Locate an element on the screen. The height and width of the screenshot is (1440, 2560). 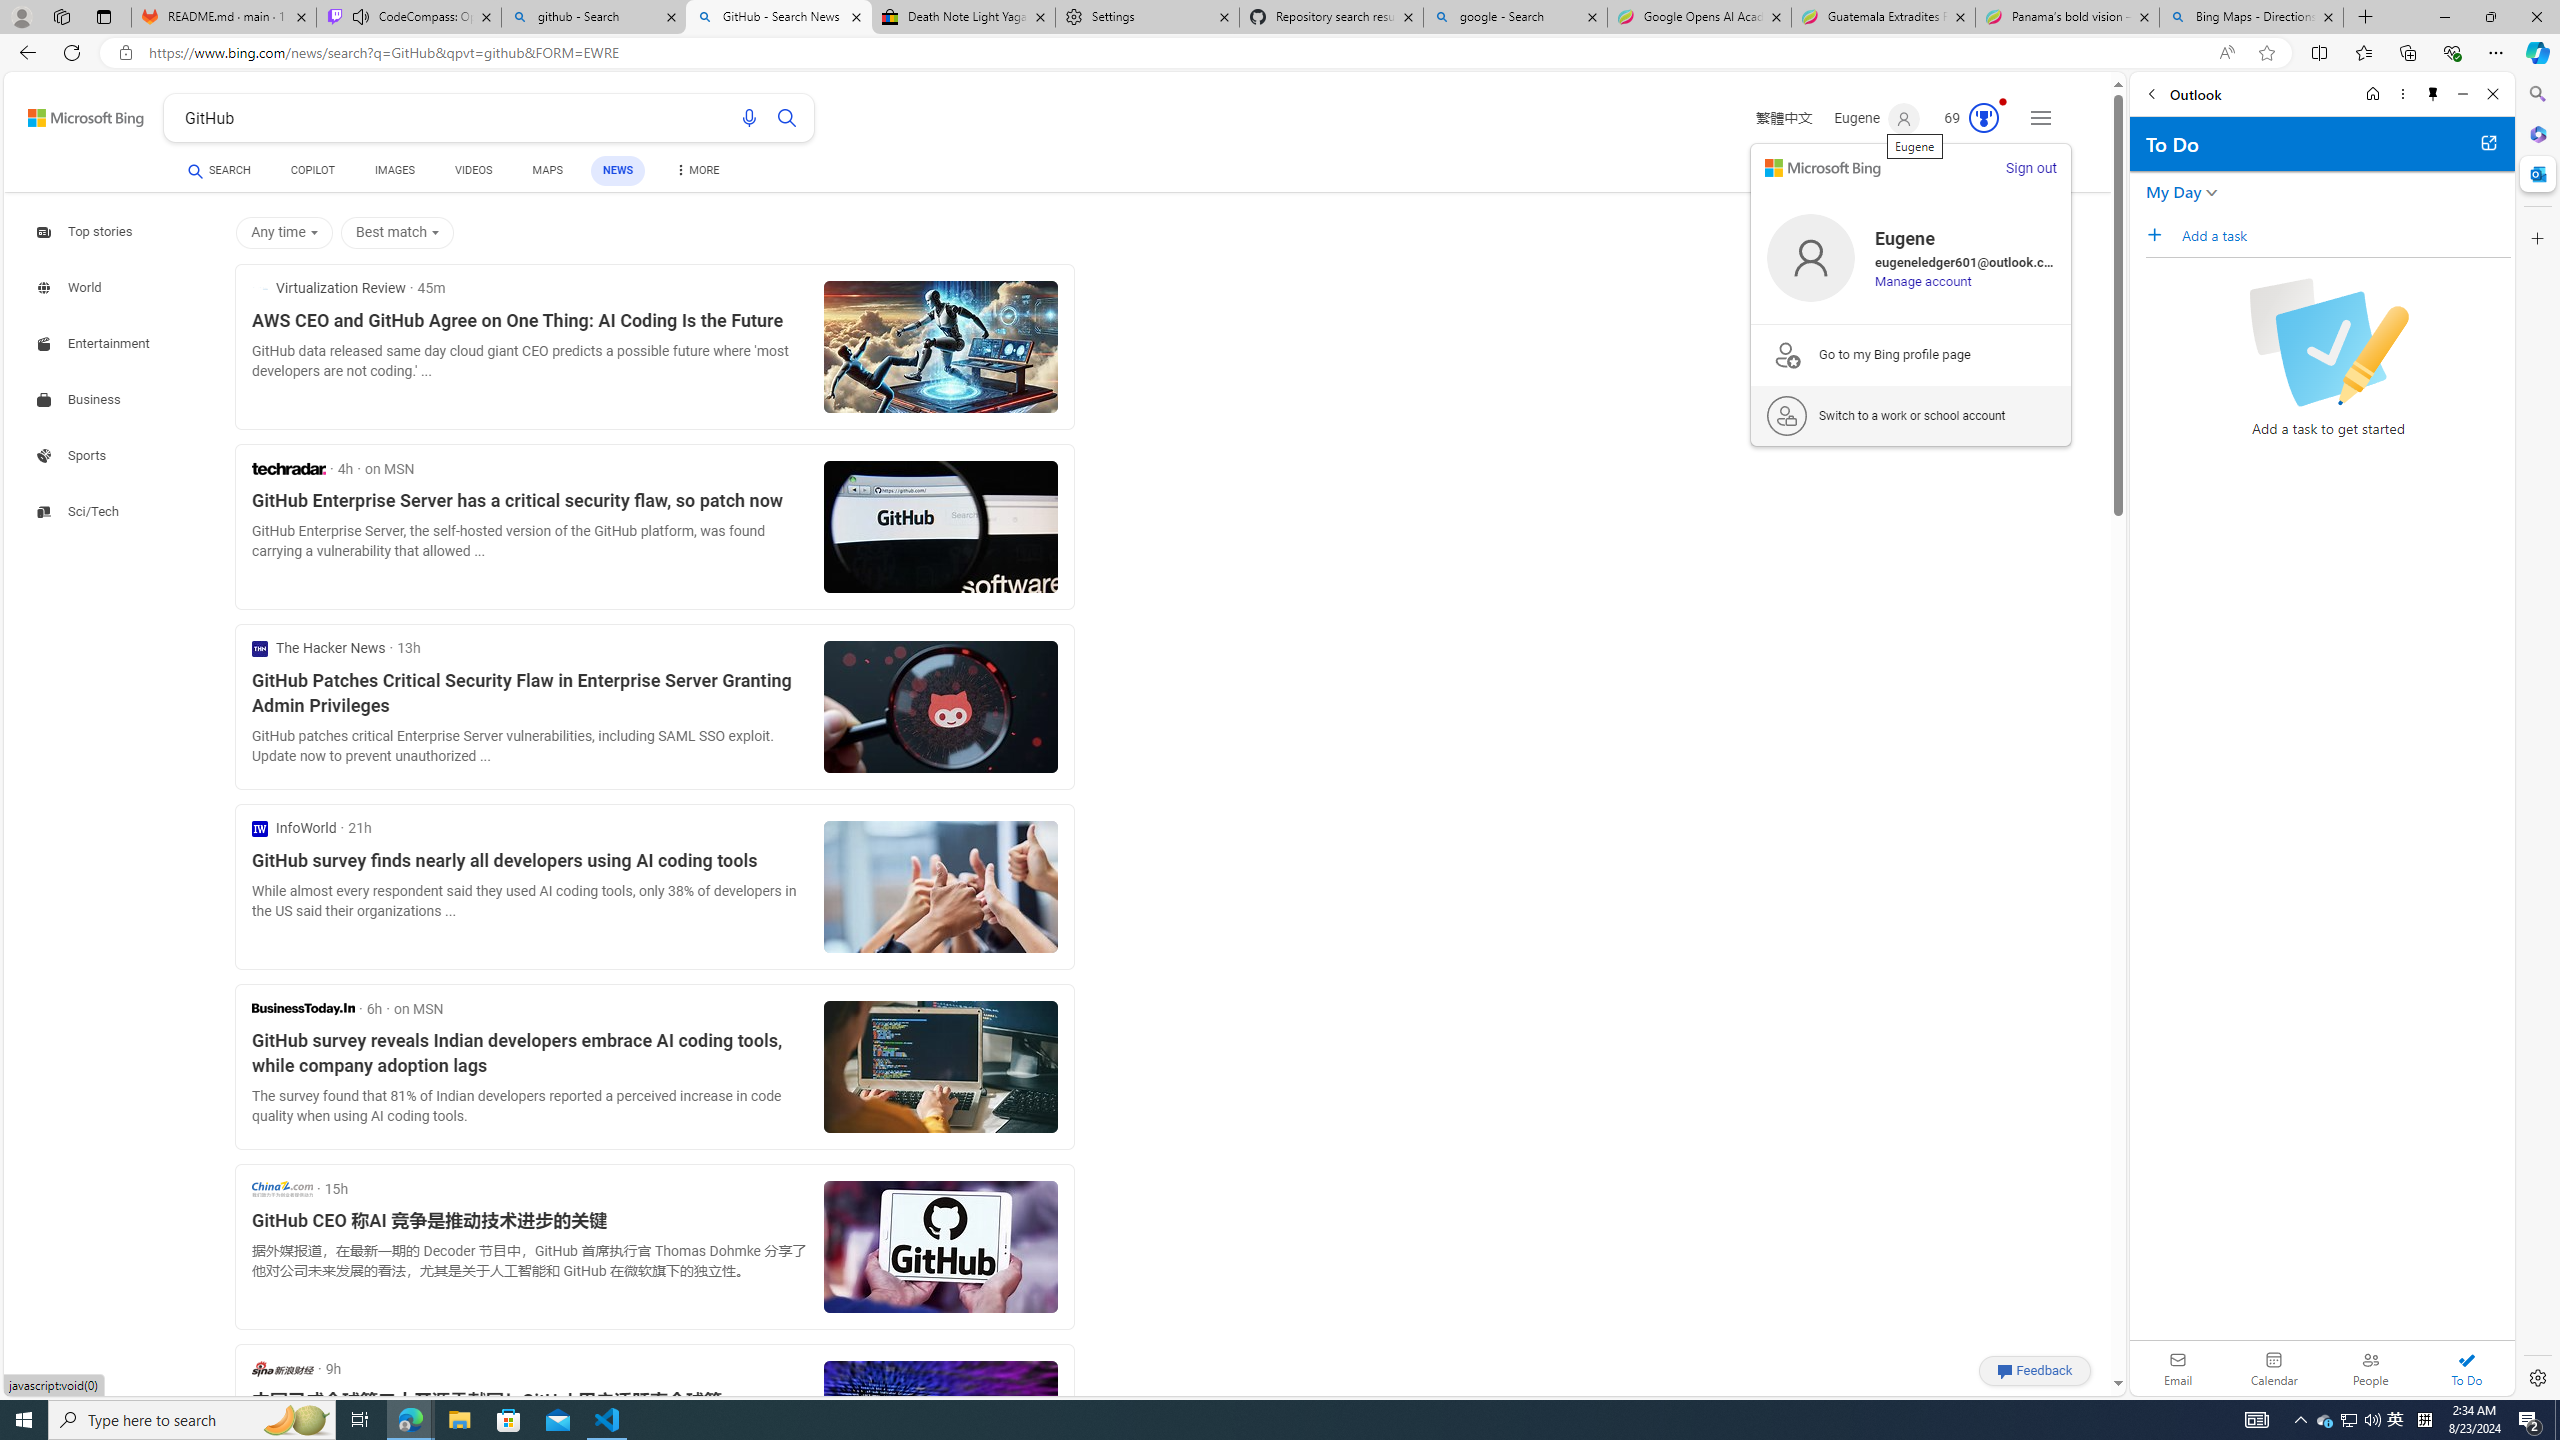
'Search using voice' is located at coordinates (750, 118).